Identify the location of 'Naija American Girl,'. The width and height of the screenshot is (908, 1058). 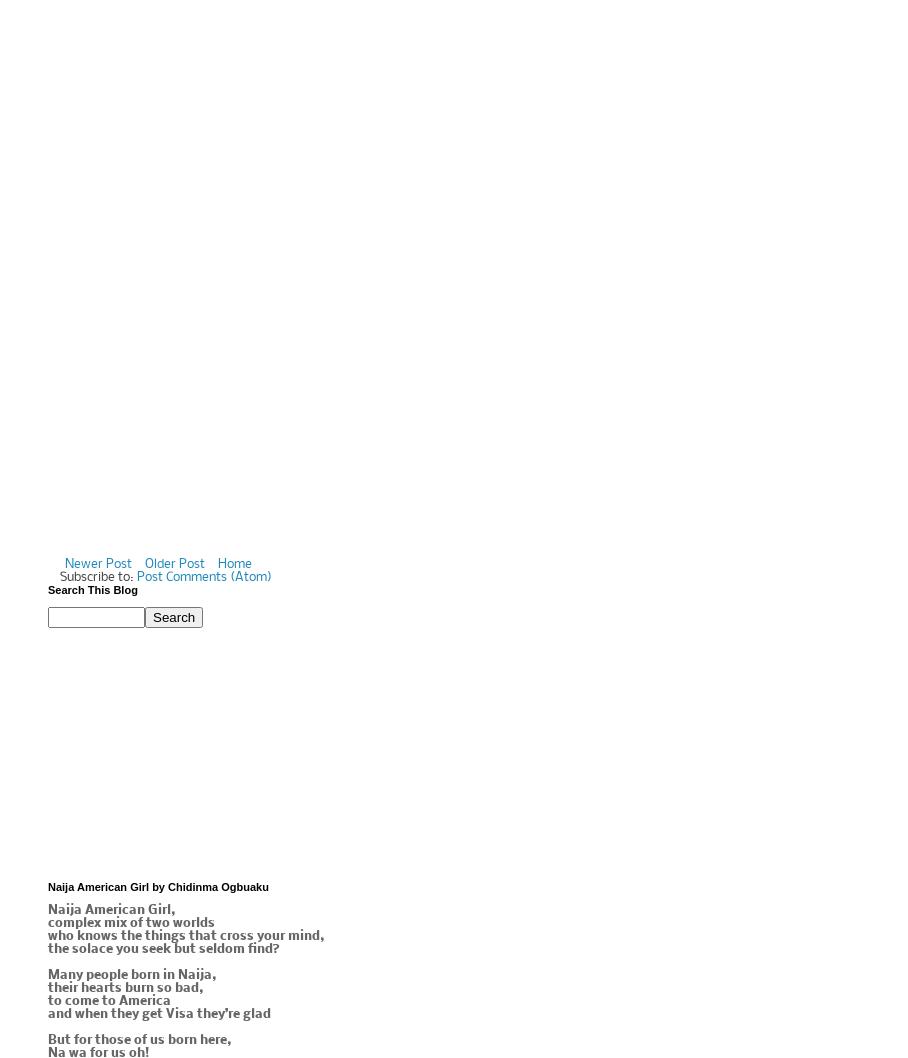
(110, 910).